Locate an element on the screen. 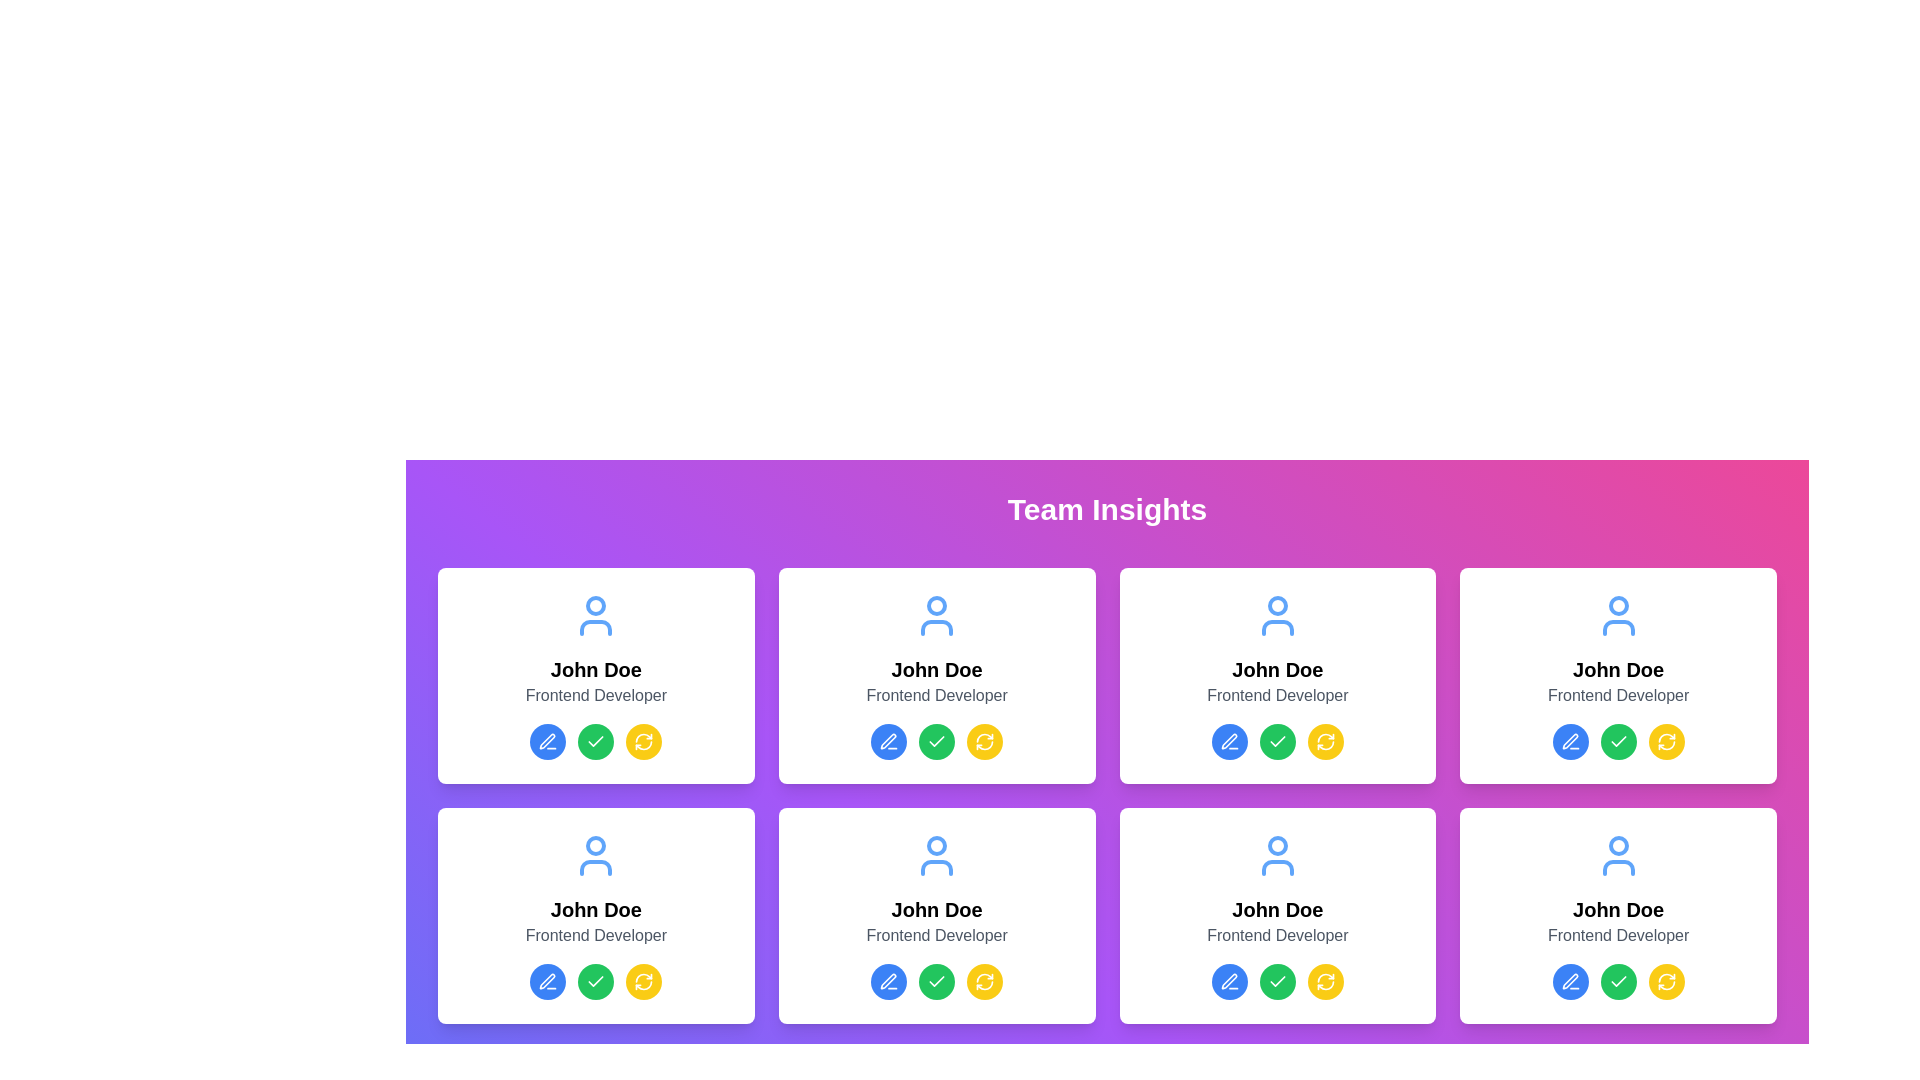 The image size is (1920, 1080). the SVG circle that represents the head of the user profile icon located at the top section of the first card in the grid layout is located at coordinates (595, 604).